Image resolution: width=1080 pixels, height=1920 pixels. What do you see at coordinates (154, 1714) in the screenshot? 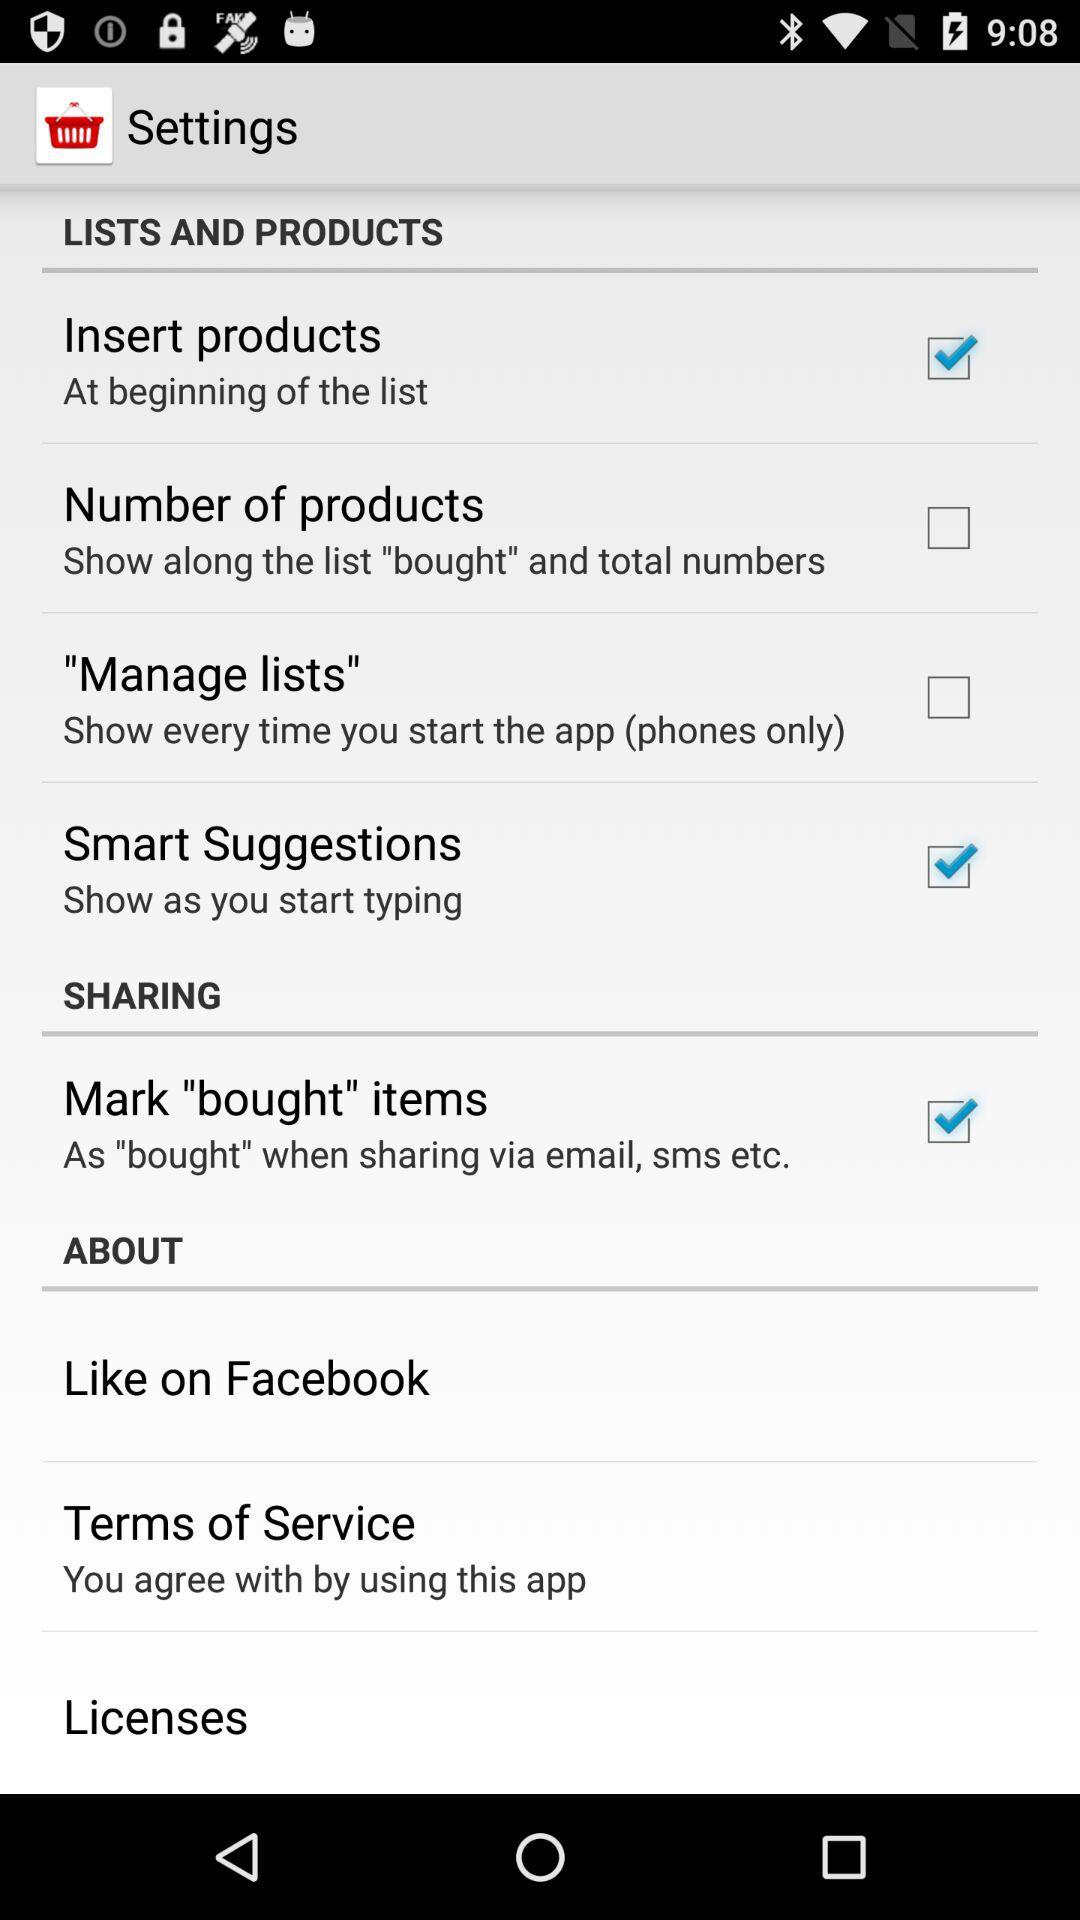
I see `icon below the you agree with icon` at bounding box center [154, 1714].